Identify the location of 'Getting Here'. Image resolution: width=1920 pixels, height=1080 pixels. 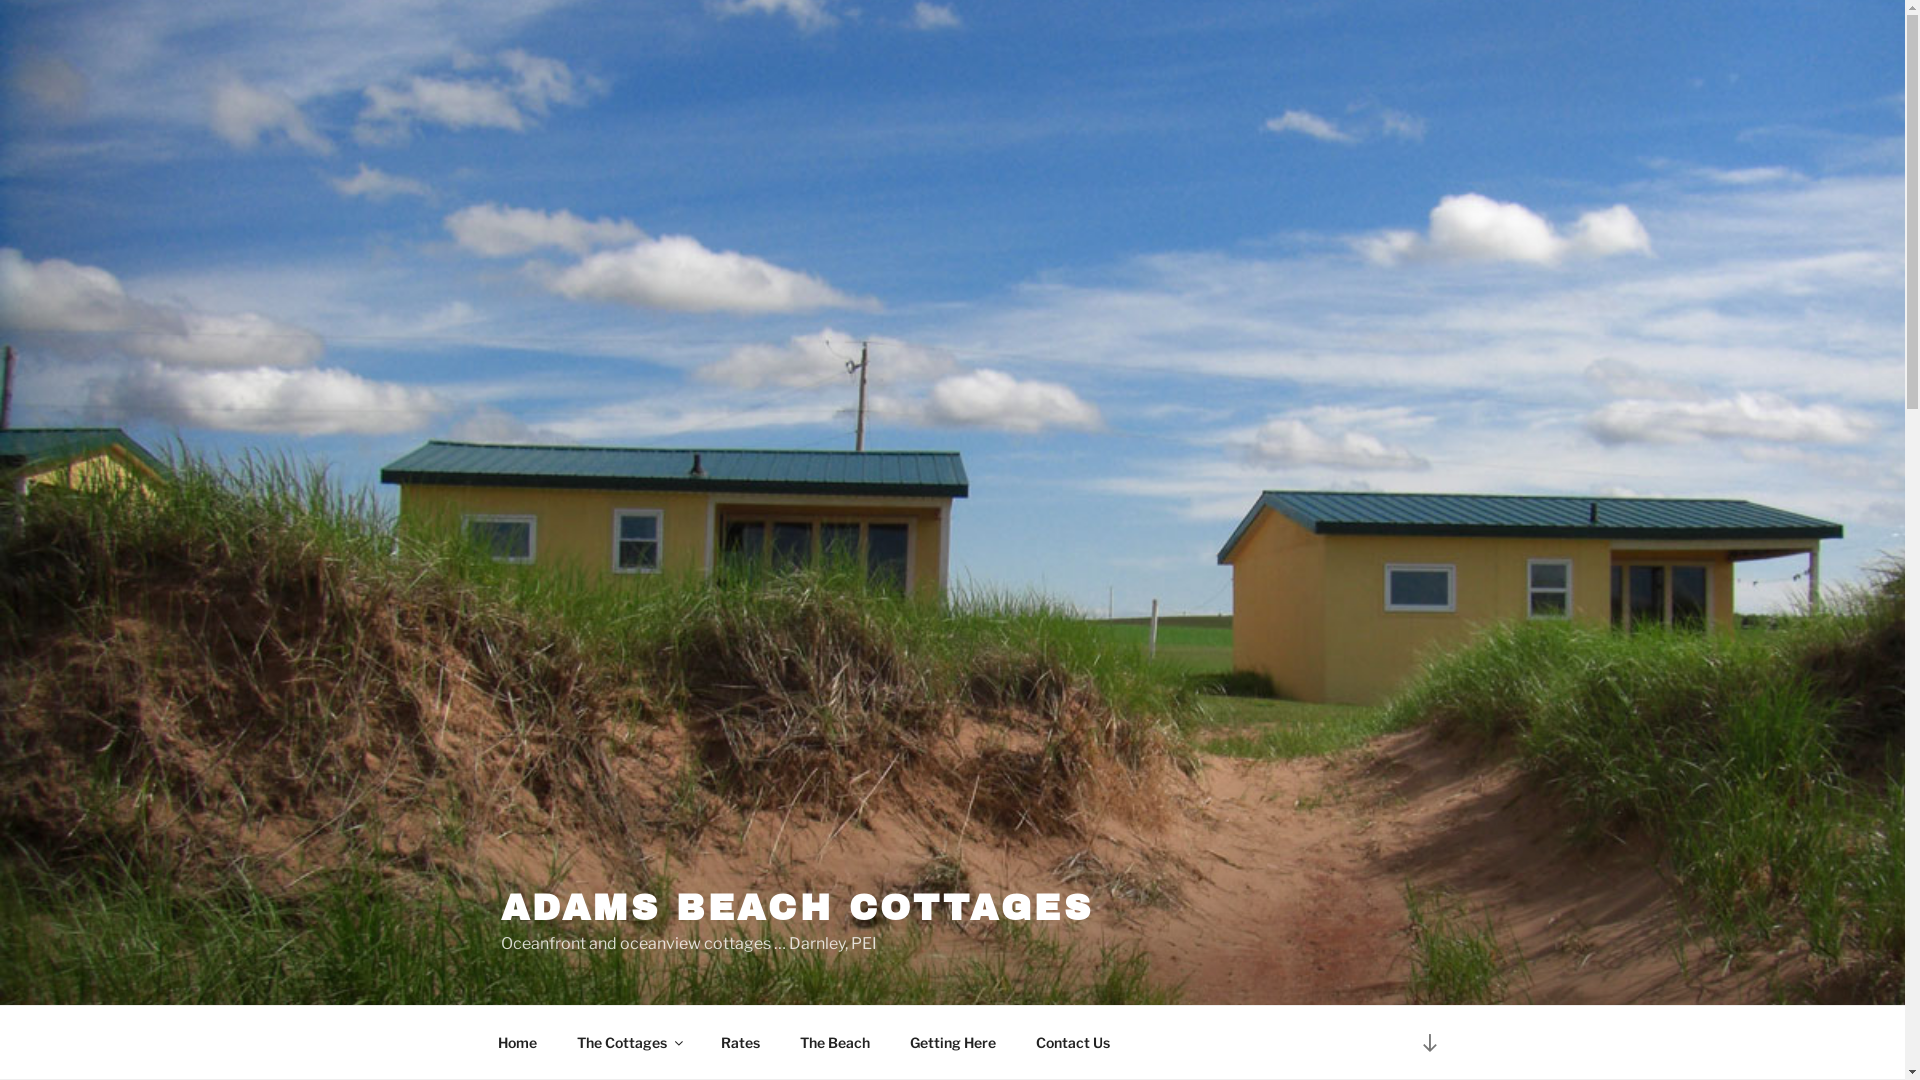
(951, 1040).